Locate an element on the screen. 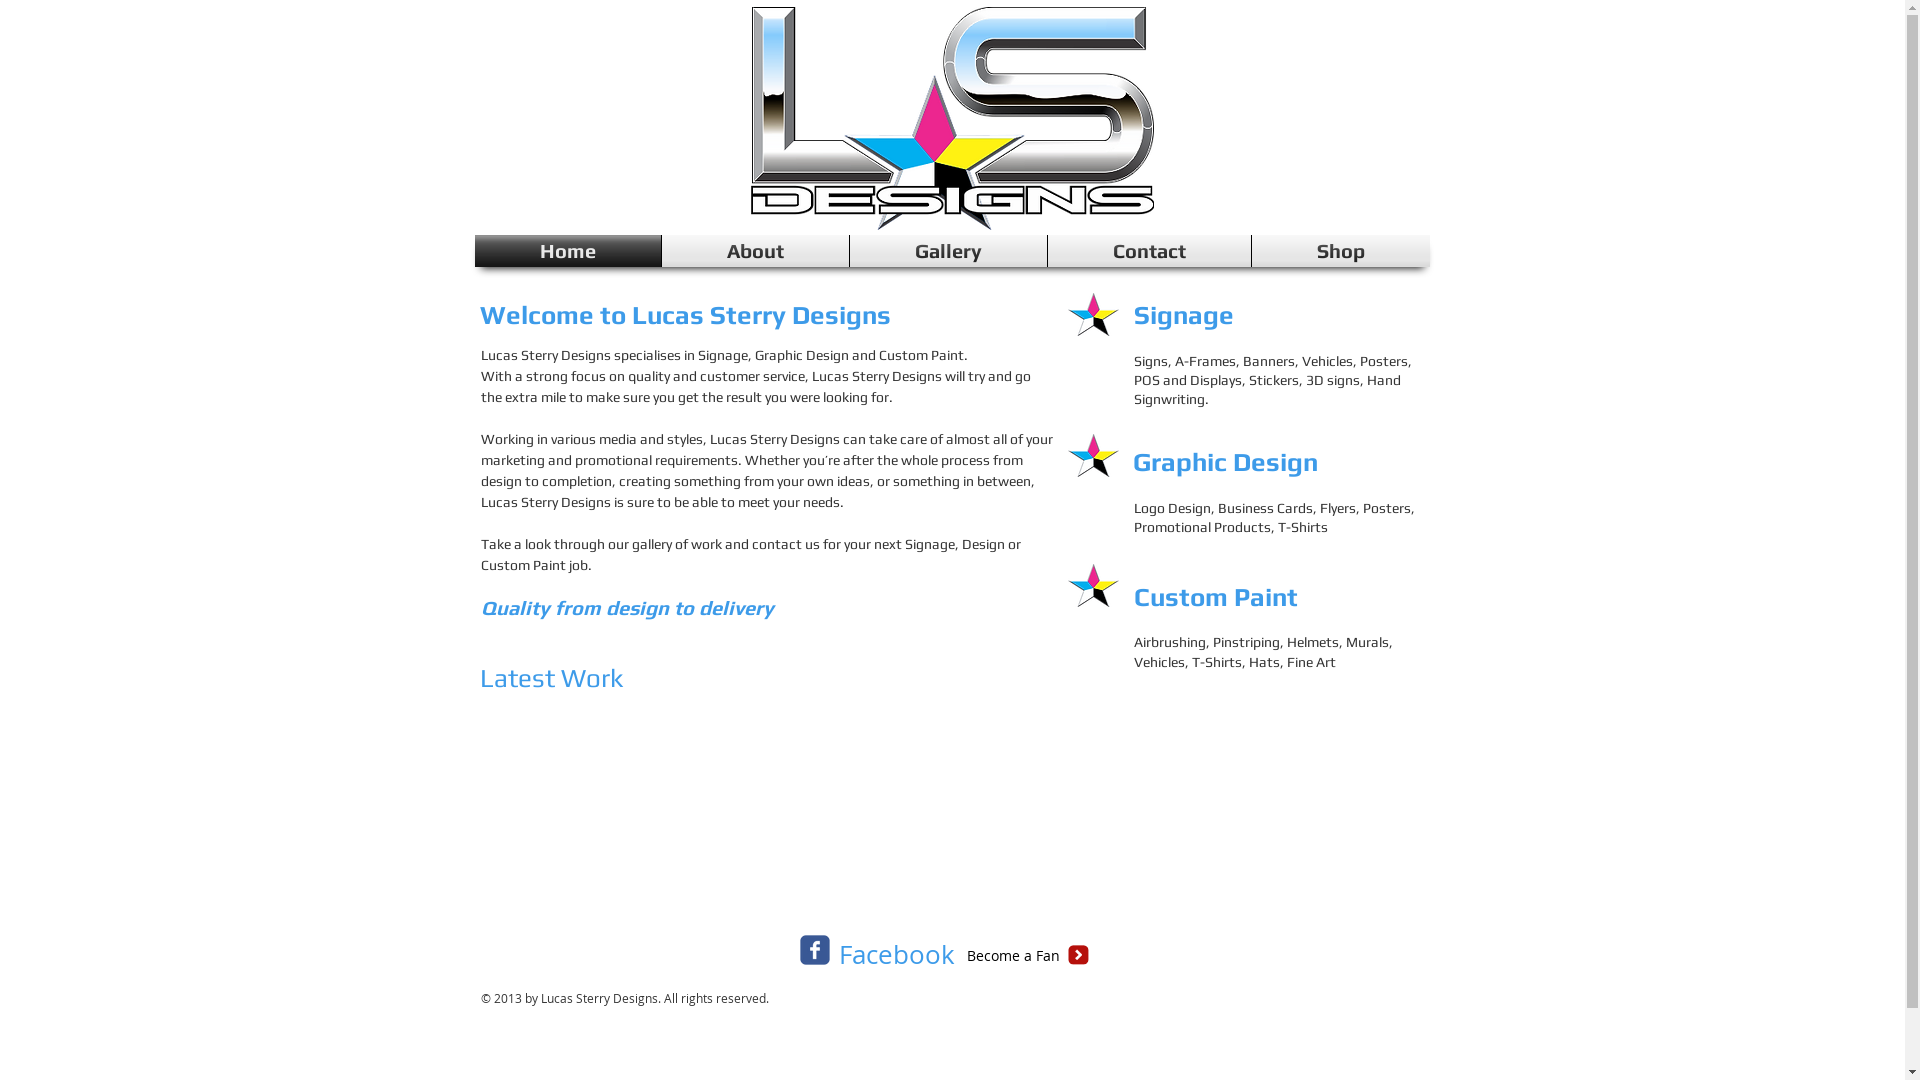 This screenshot has height=1080, width=1920. 'Contact' is located at coordinates (1149, 249).